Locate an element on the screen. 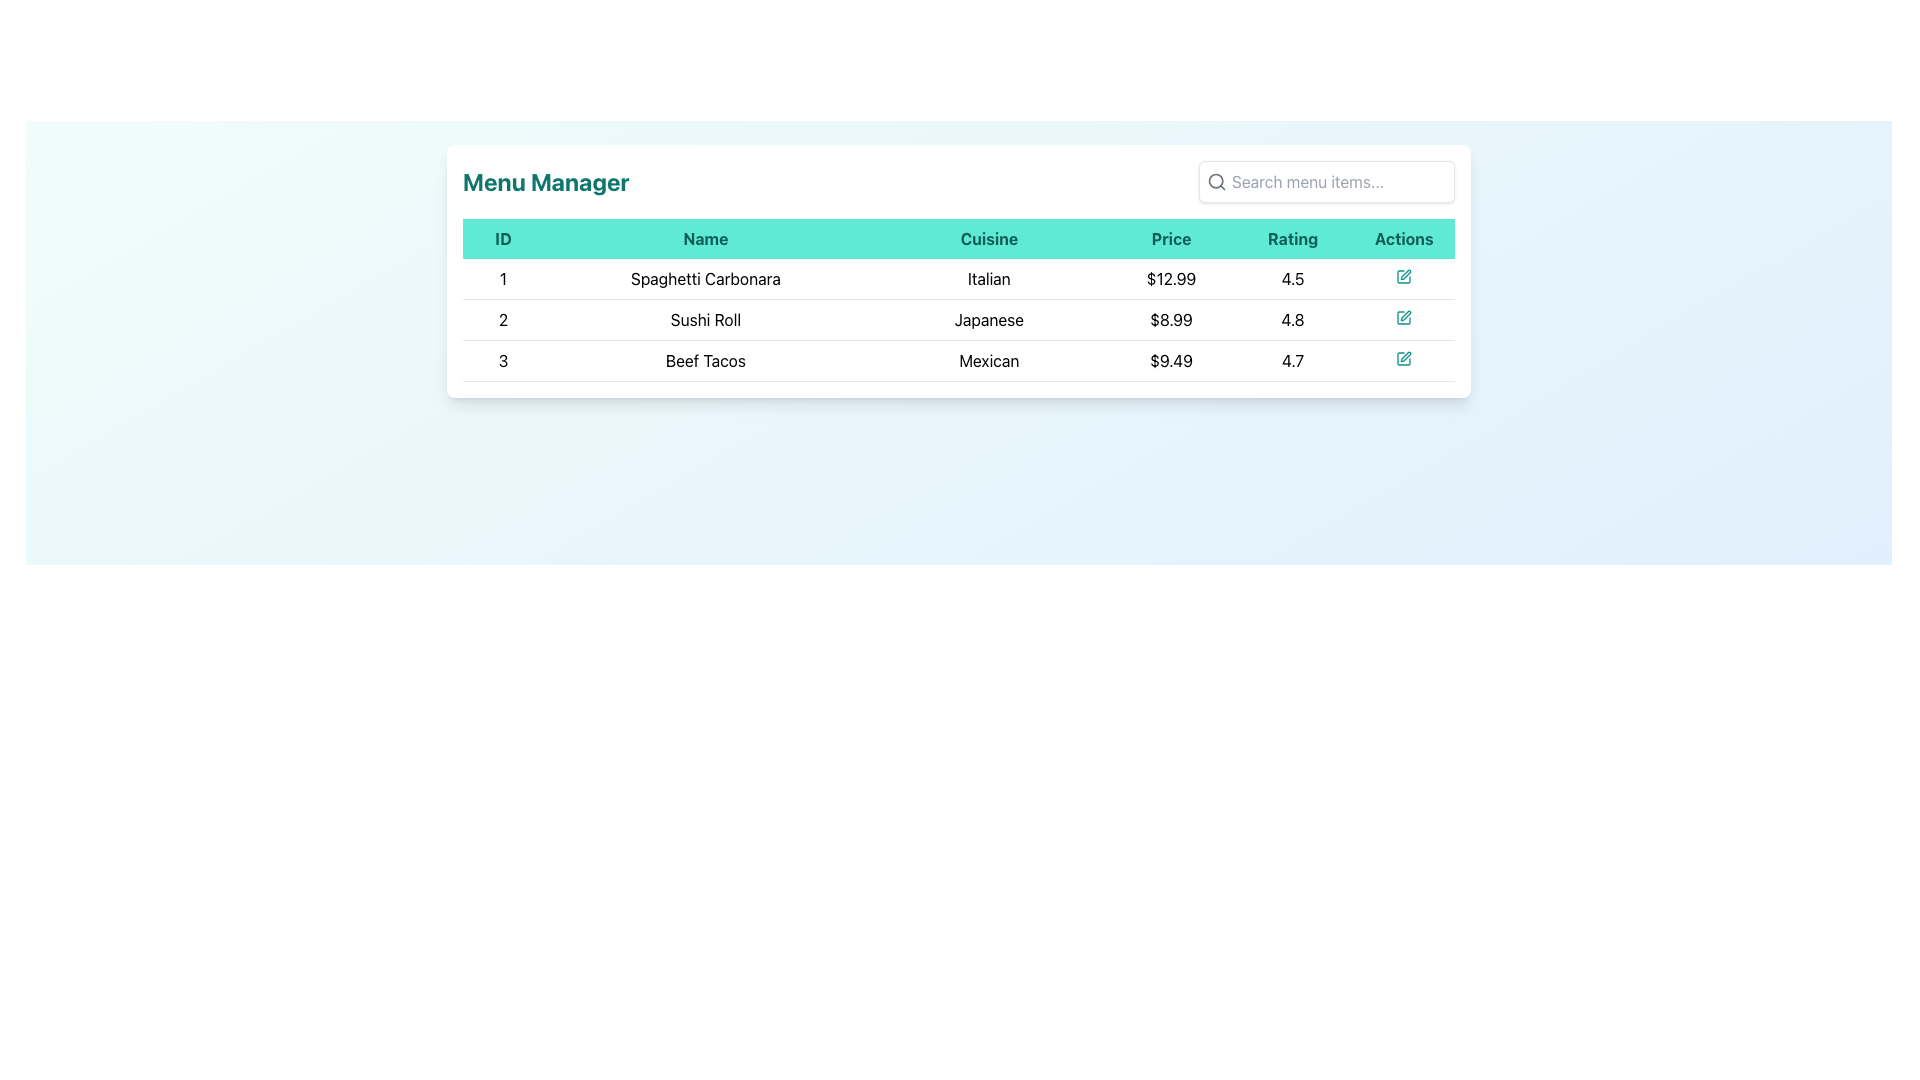 This screenshot has width=1920, height=1080. the SVG Edit Icon located in the Actions column of the table in the first row is located at coordinates (1405, 274).